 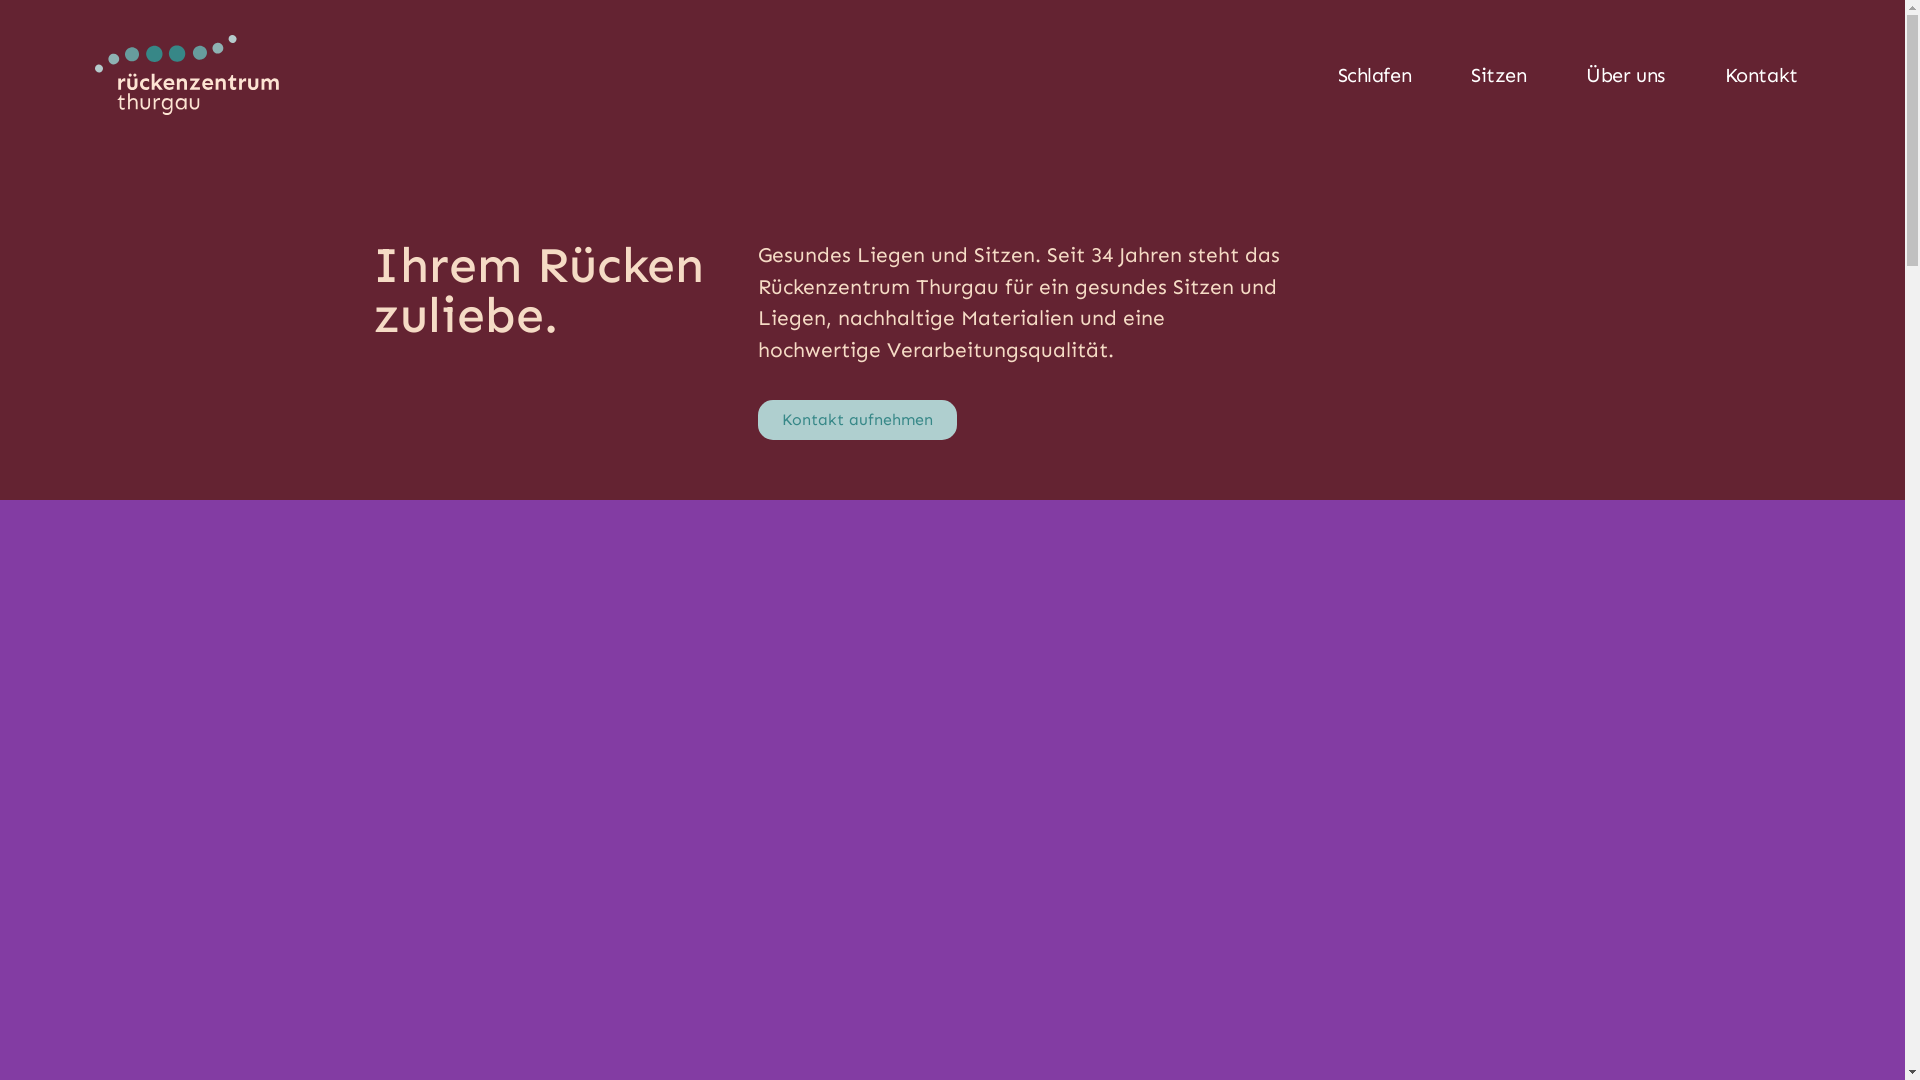 I want to click on 'Kontakt', so click(x=1761, y=73).